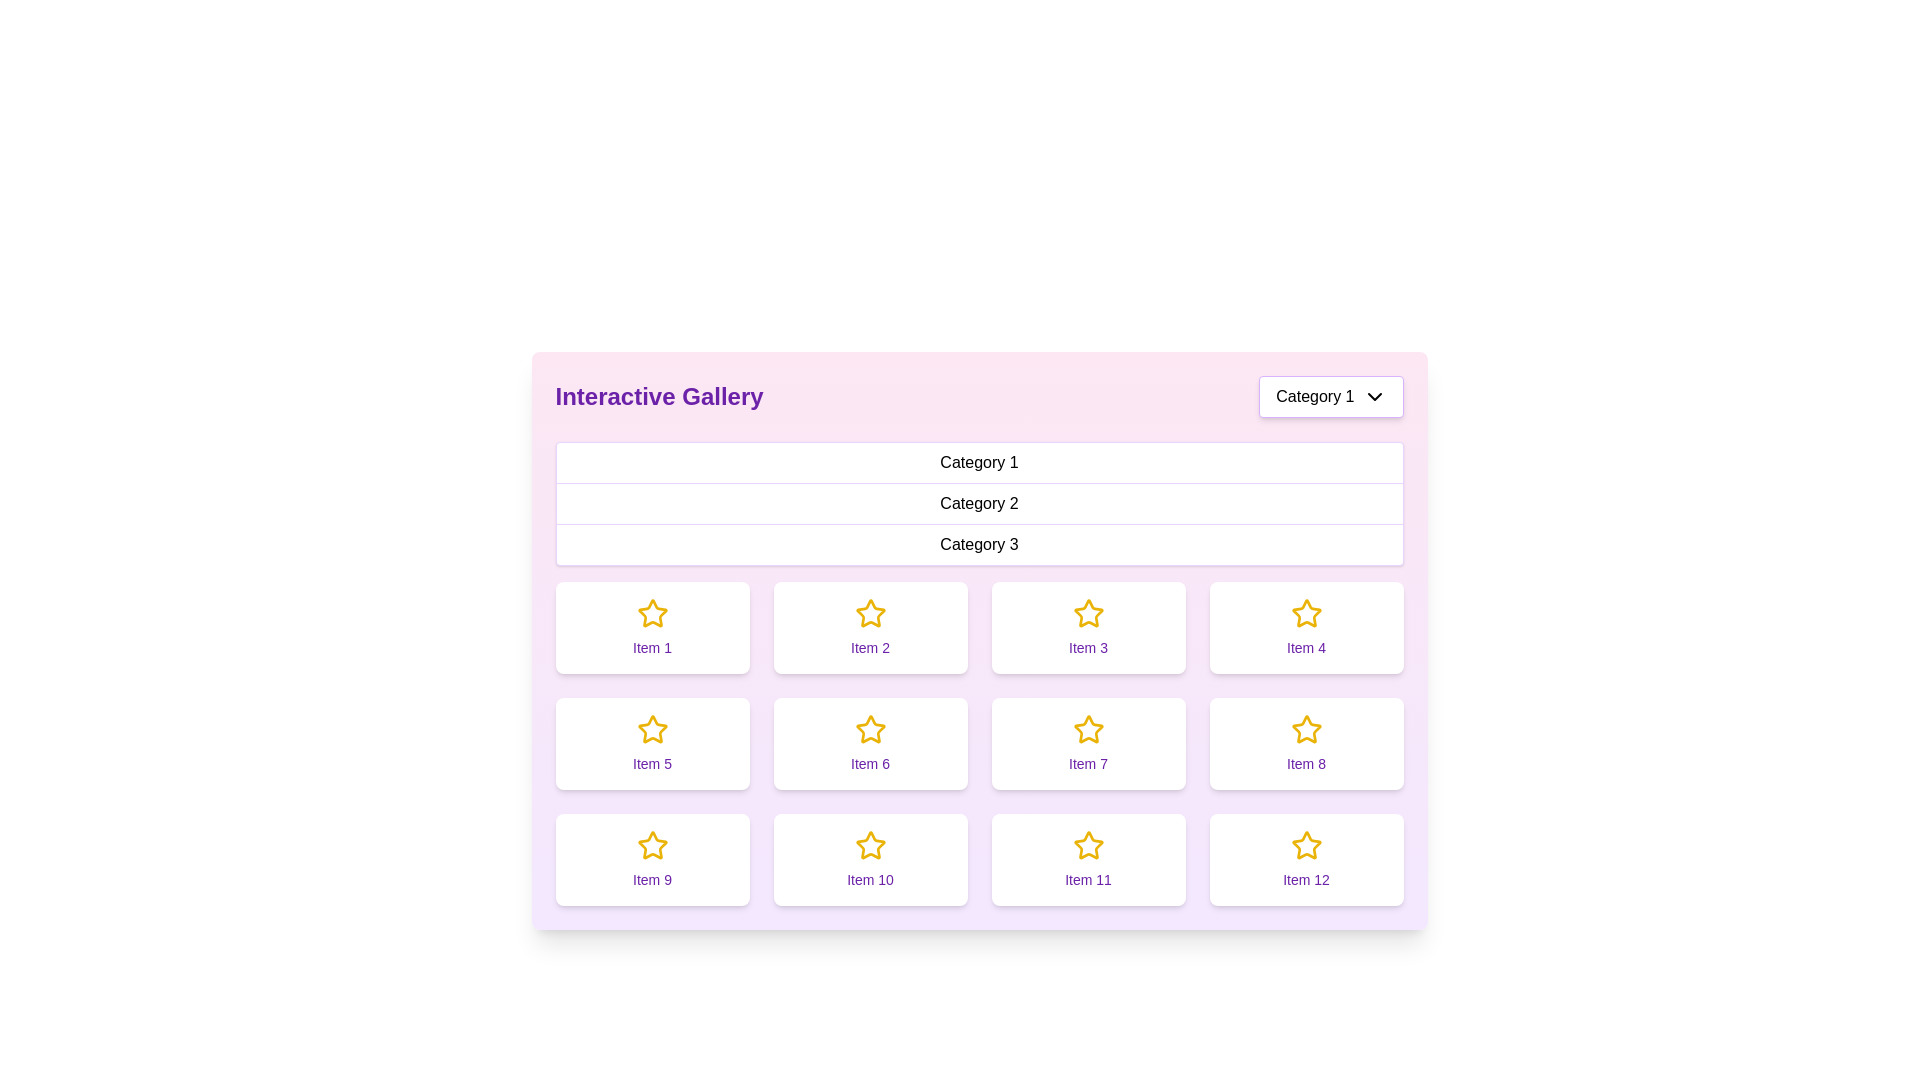 The height and width of the screenshot is (1080, 1920). Describe the element at coordinates (870, 729) in the screenshot. I see `the gold-colored star icon with a rounded outline located in the 'Item 6' card of the 'Interactive Gallery' section` at that location.